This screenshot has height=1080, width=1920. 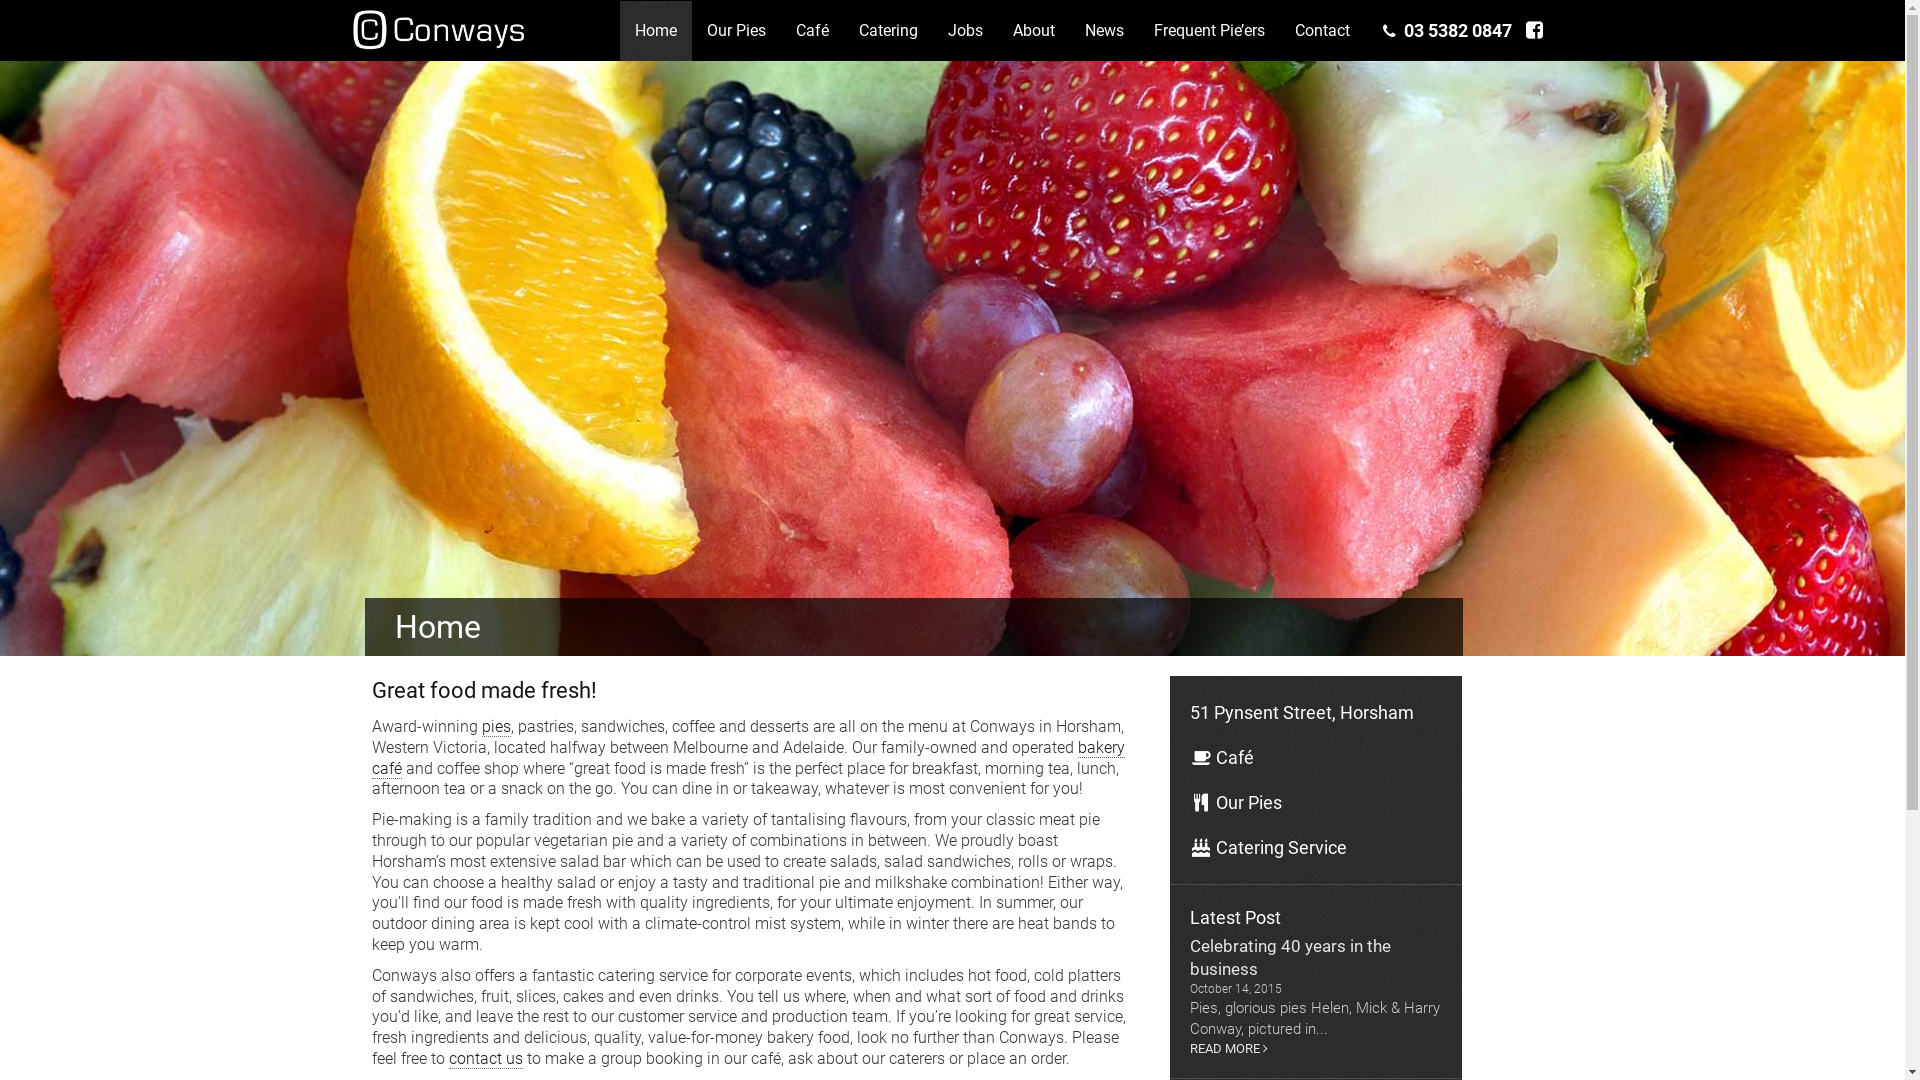 What do you see at coordinates (931, 30) in the screenshot?
I see `'Jobs'` at bounding box center [931, 30].